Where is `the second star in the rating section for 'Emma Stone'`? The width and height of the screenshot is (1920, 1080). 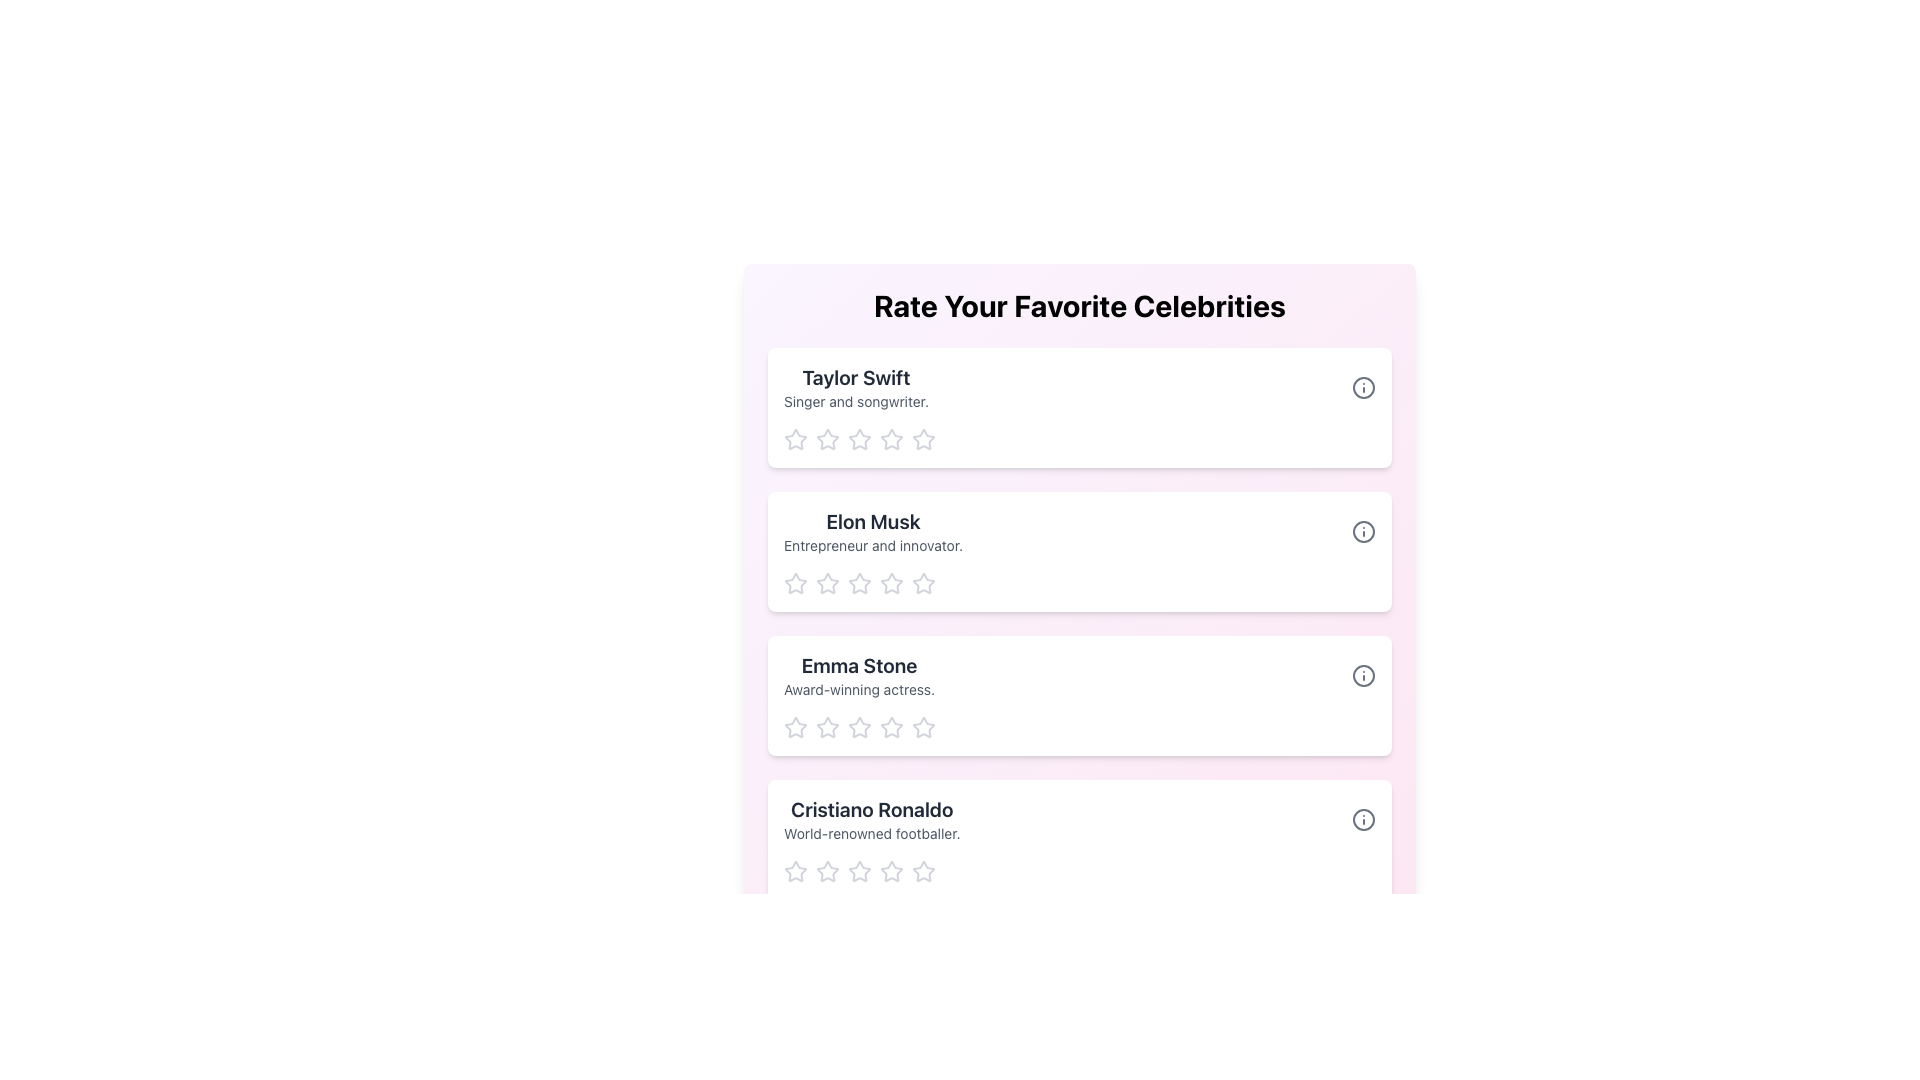 the second star in the rating section for 'Emma Stone' is located at coordinates (828, 728).